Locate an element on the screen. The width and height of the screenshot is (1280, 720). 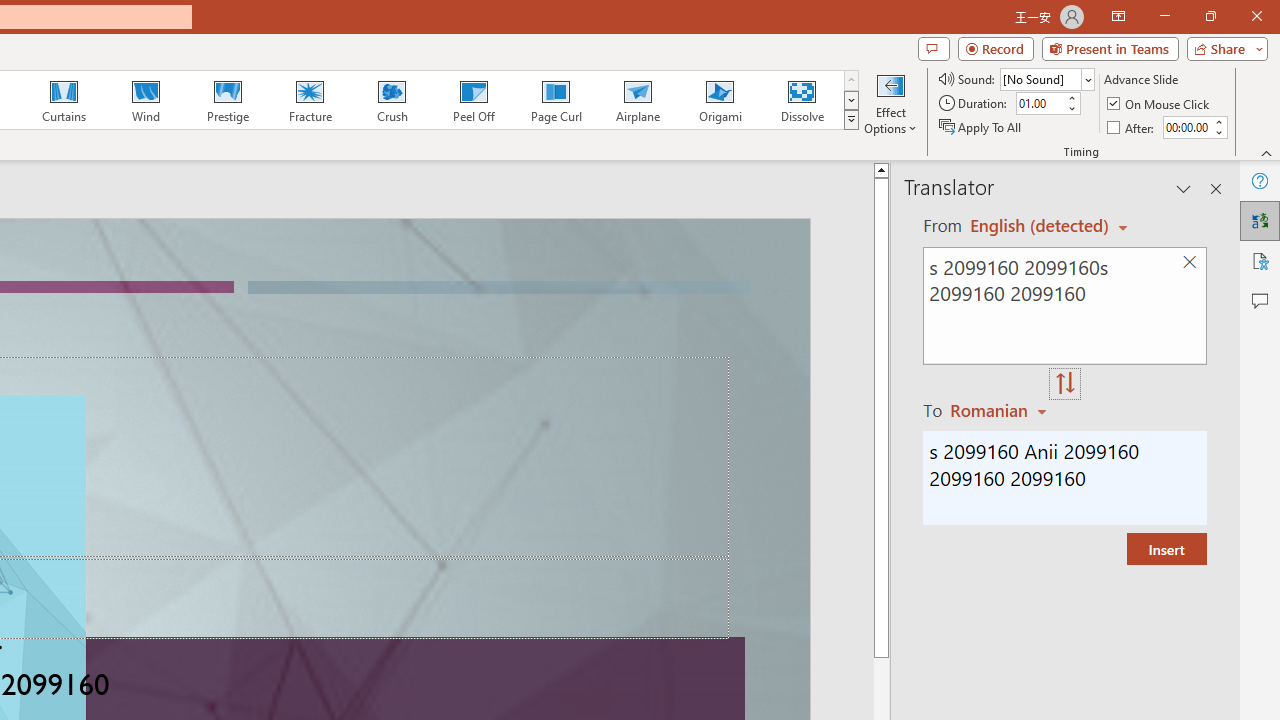
'Czech' is located at coordinates (1001, 409).